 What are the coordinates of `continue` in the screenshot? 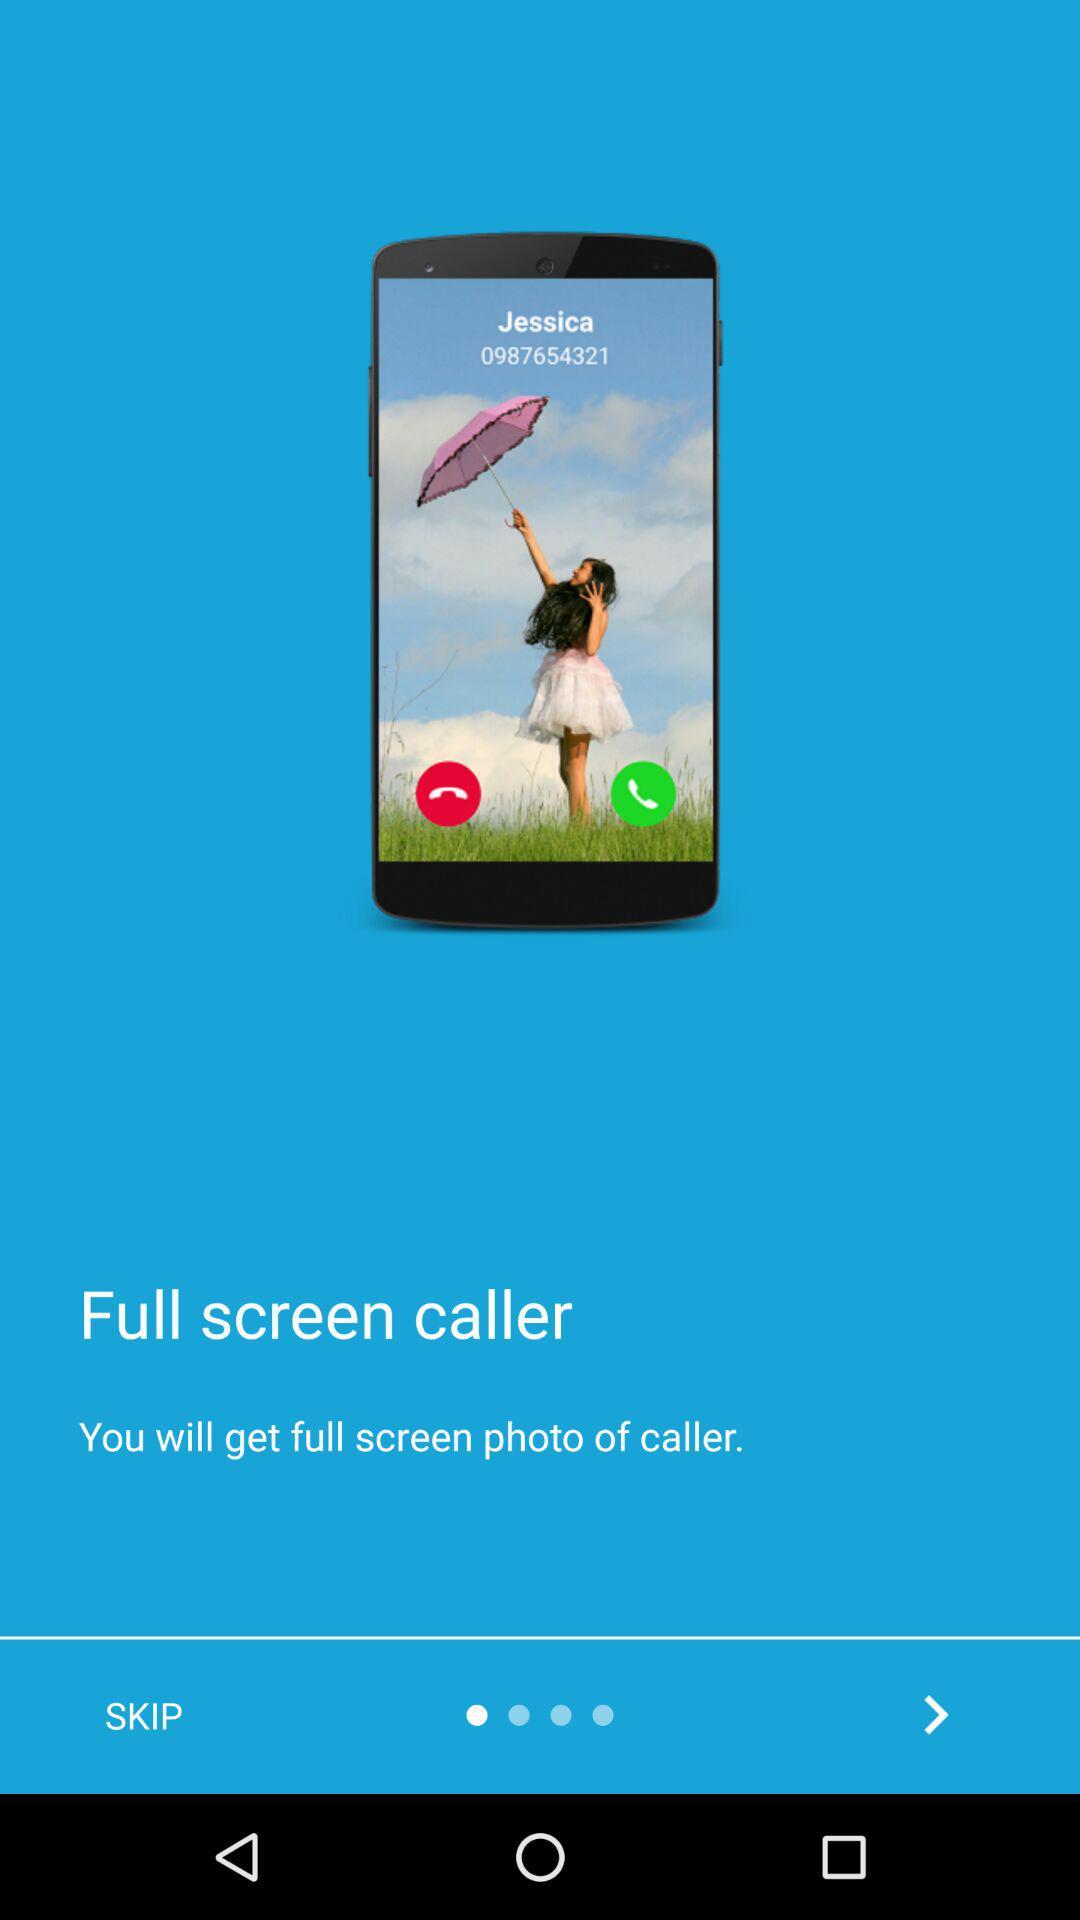 It's located at (935, 1713).